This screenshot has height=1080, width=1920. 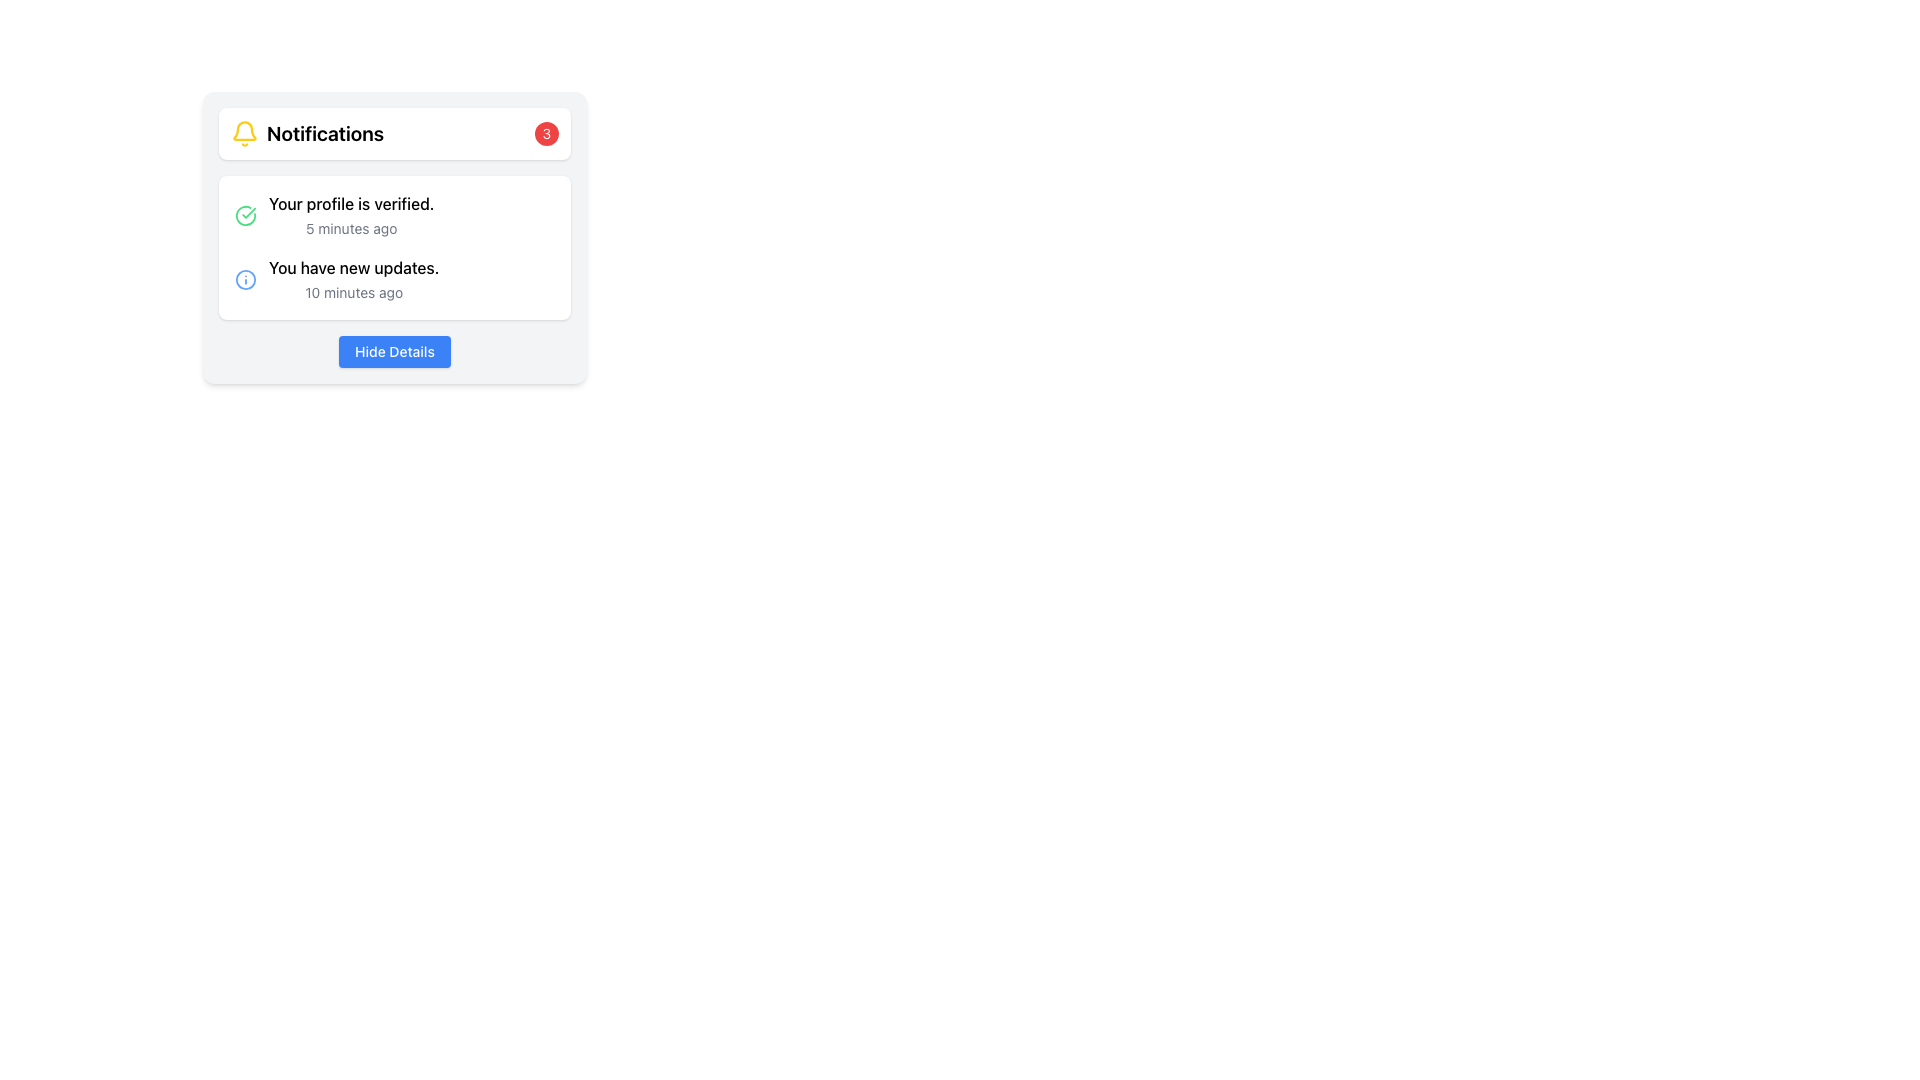 What do you see at coordinates (351, 204) in the screenshot?
I see `the static text display that shows 'Your profile is verified.' within the notification card` at bounding box center [351, 204].